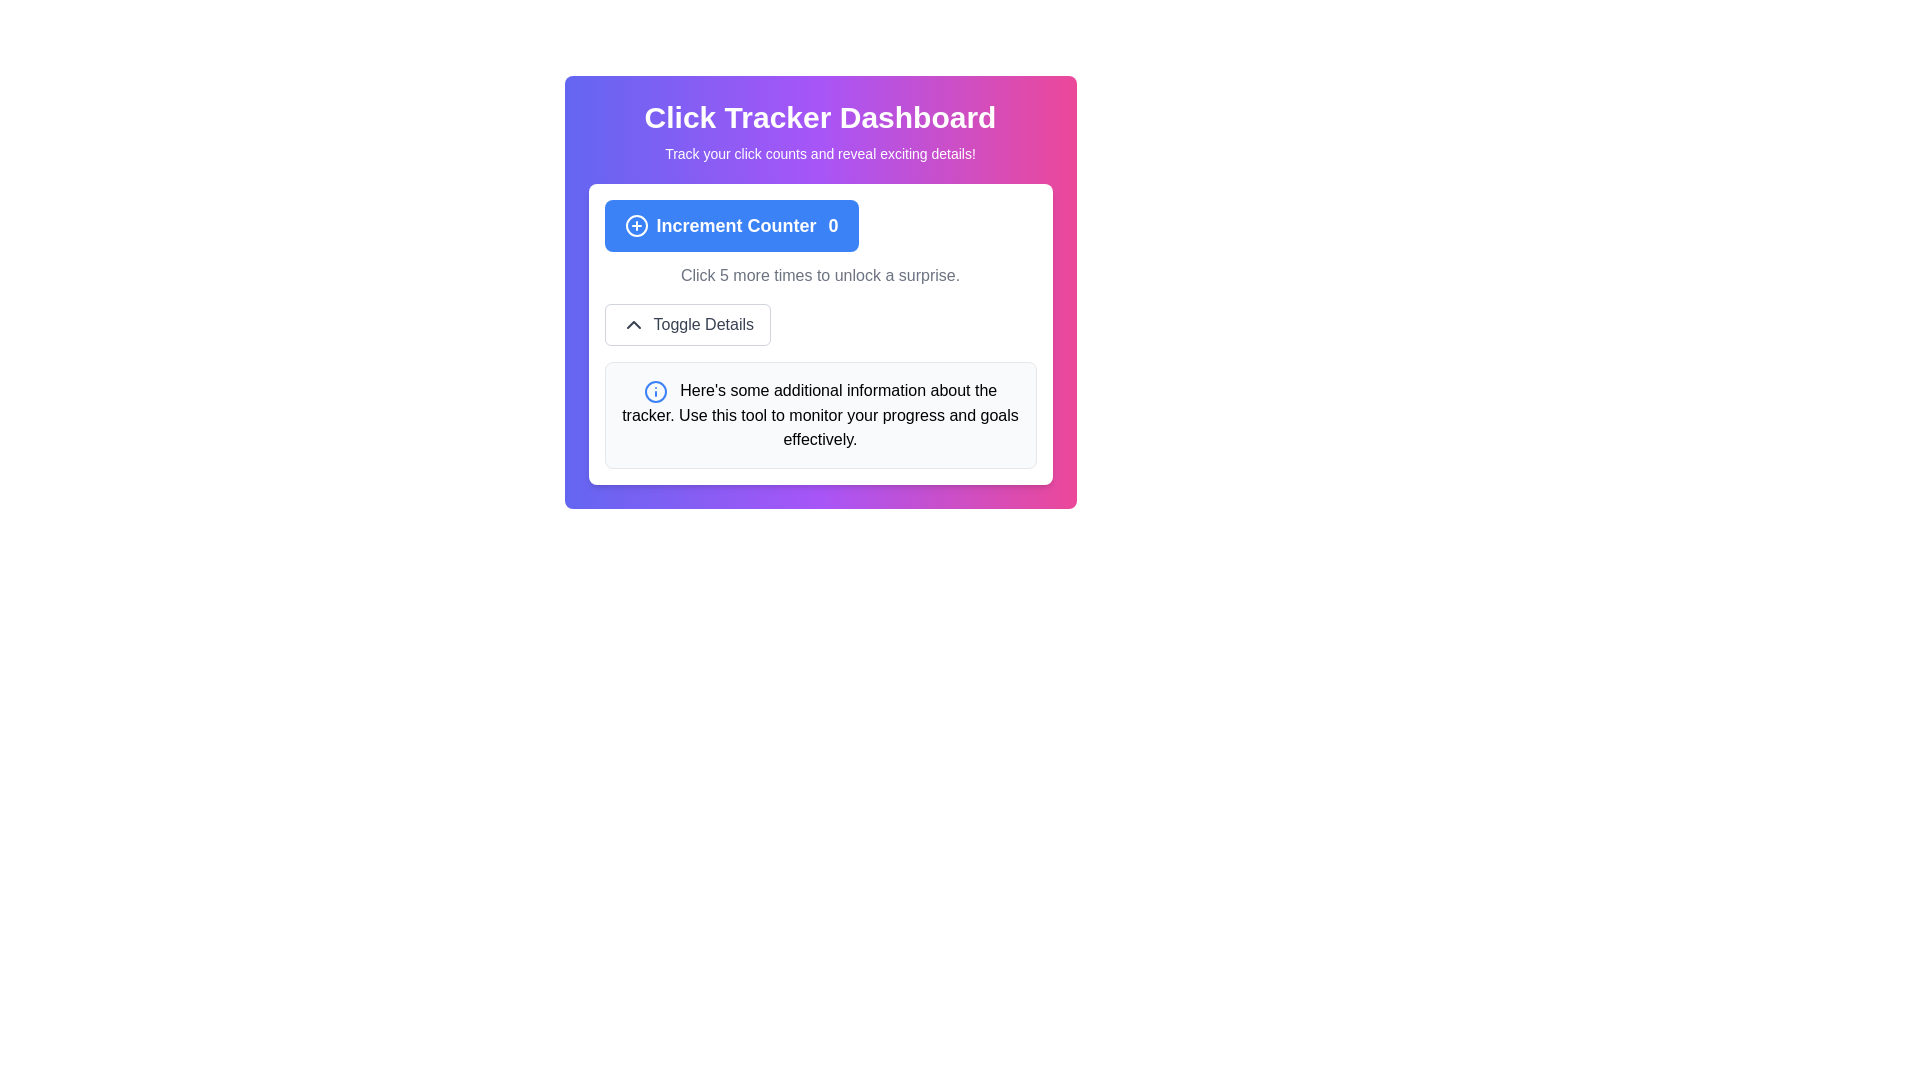 Image resolution: width=1920 pixels, height=1080 pixels. I want to click on the Title Section which features a gradient background and contains the text 'Click Tracker Dashboard' and the subtitle 'Track your click counts and reveal exciting details!', so click(820, 131).